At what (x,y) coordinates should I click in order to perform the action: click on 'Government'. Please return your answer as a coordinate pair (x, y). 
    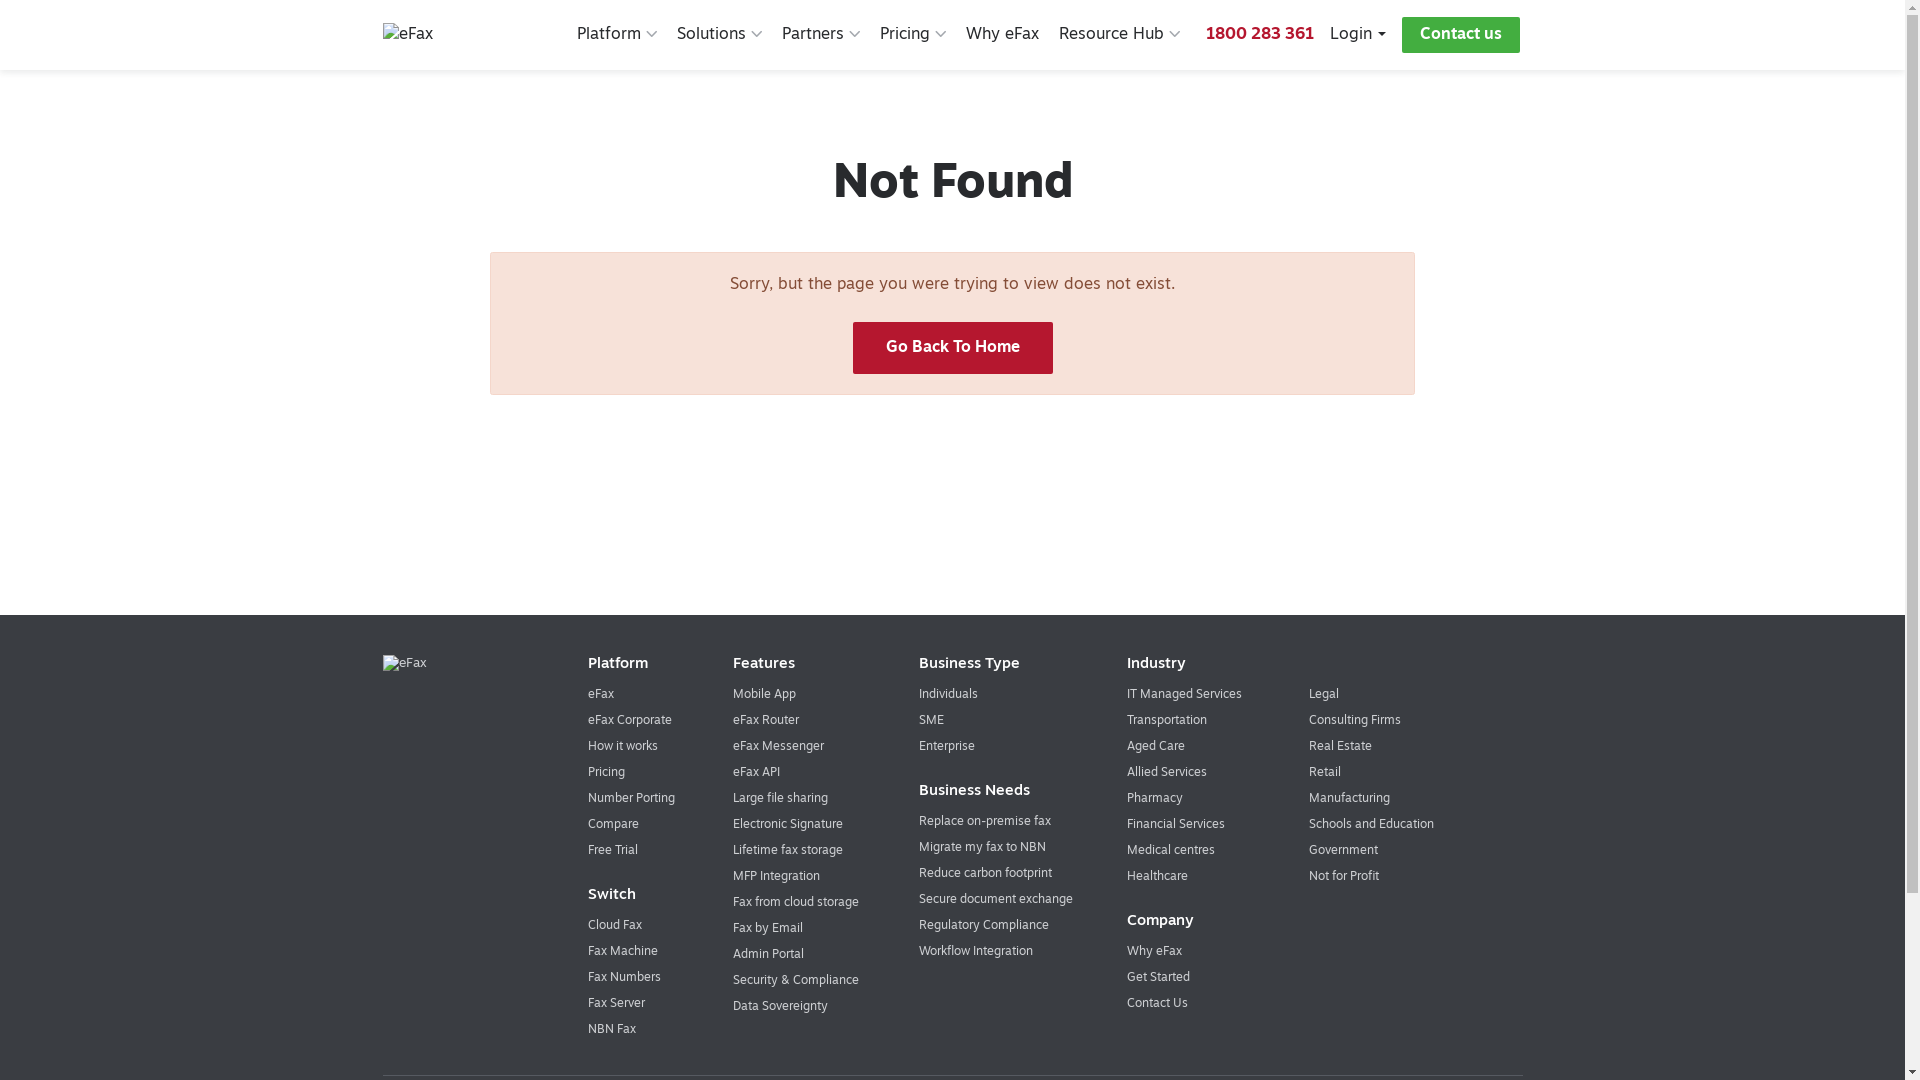
    Looking at the image, I should click on (1343, 851).